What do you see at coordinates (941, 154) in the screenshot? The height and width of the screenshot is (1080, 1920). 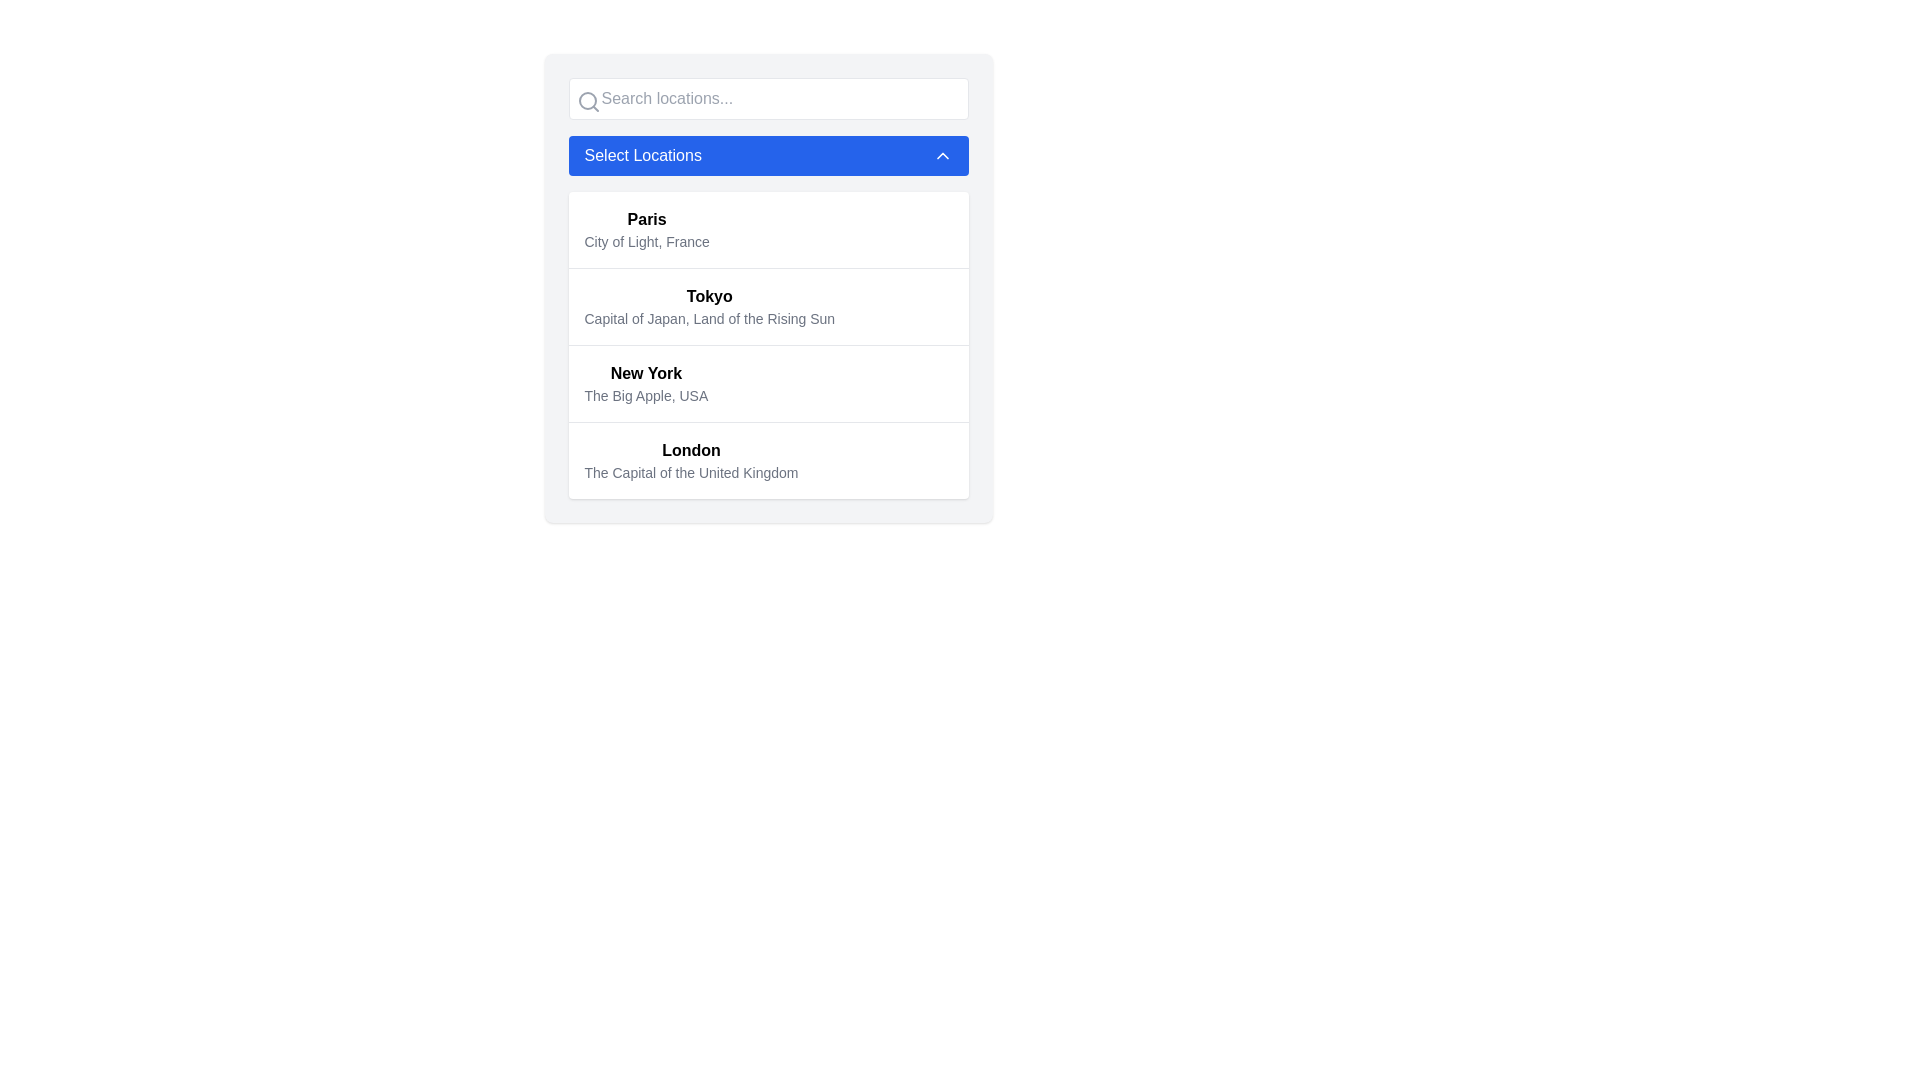 I see `the upward-pointing chevron icon button on the right edge of the 'Select Locations' bar` at bounding box center [941, 154].